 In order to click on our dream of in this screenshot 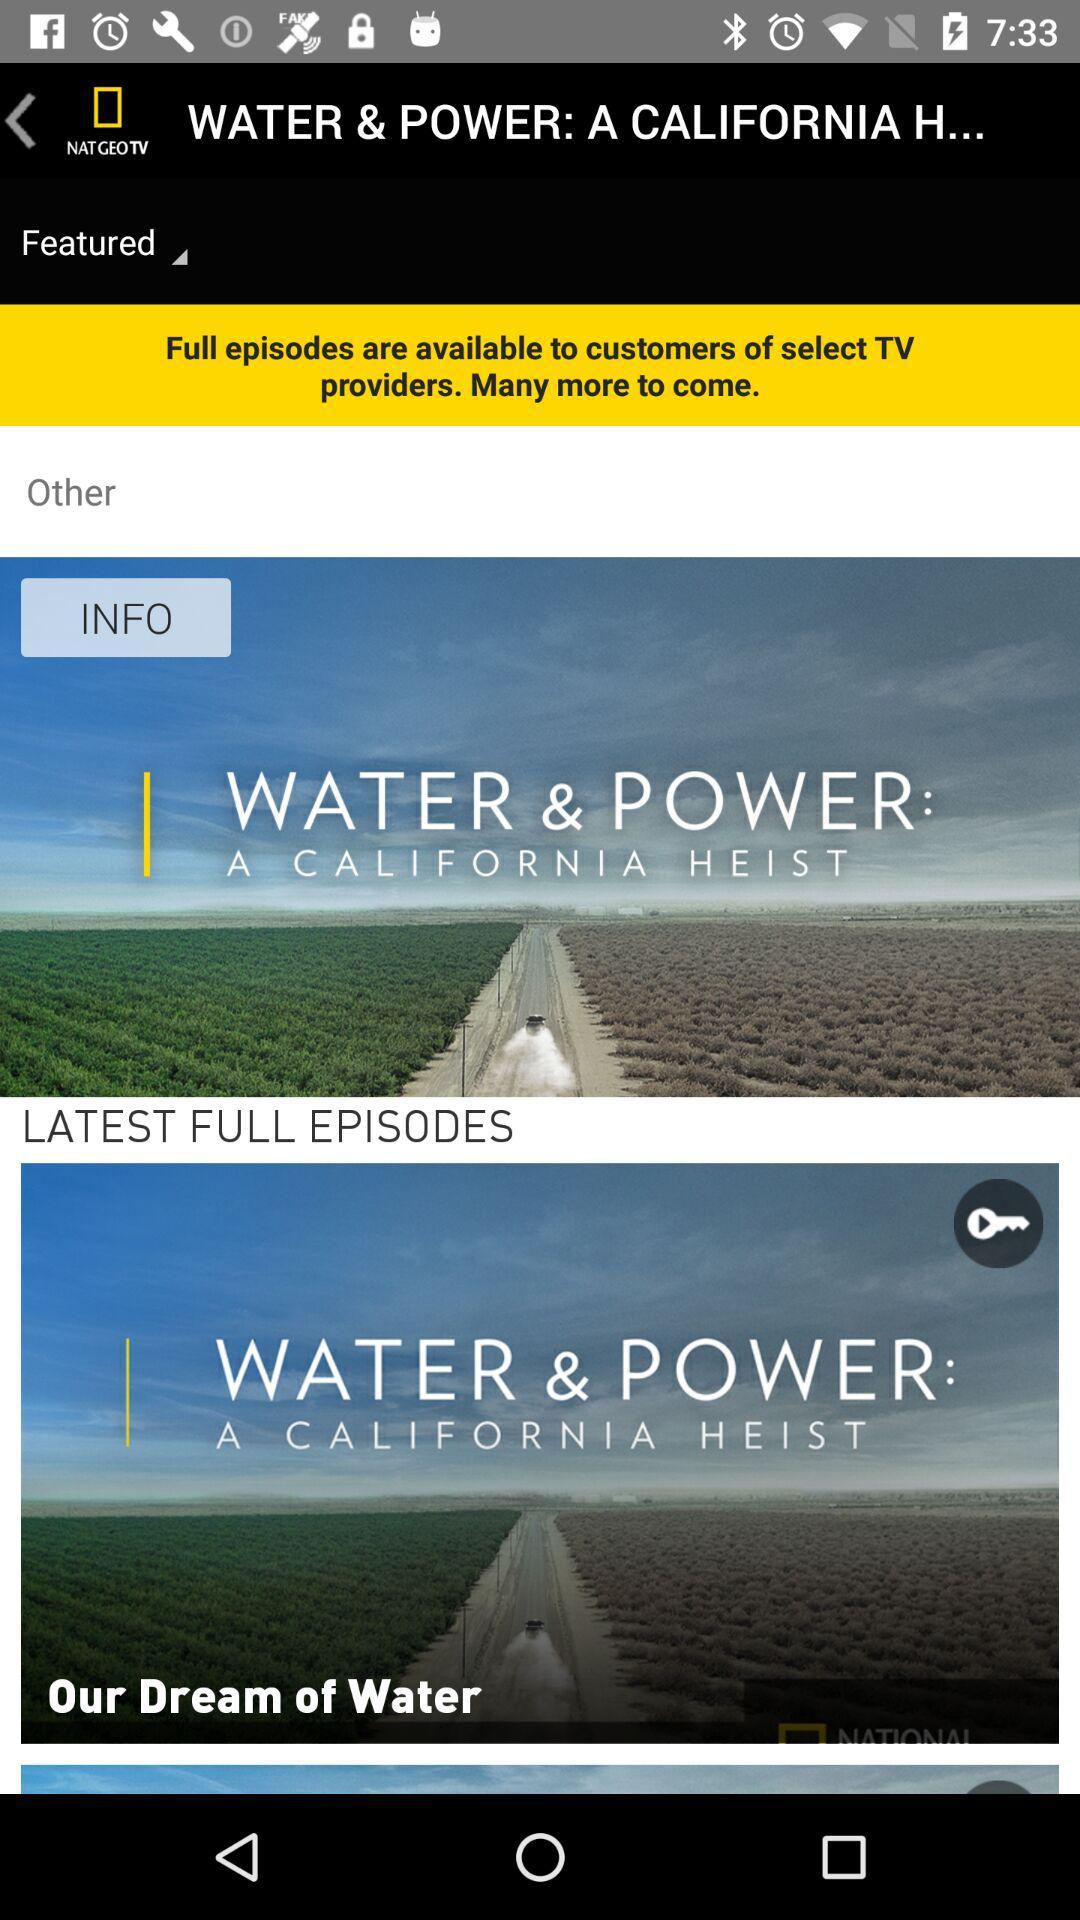, I will do `click(263, 1692)`.